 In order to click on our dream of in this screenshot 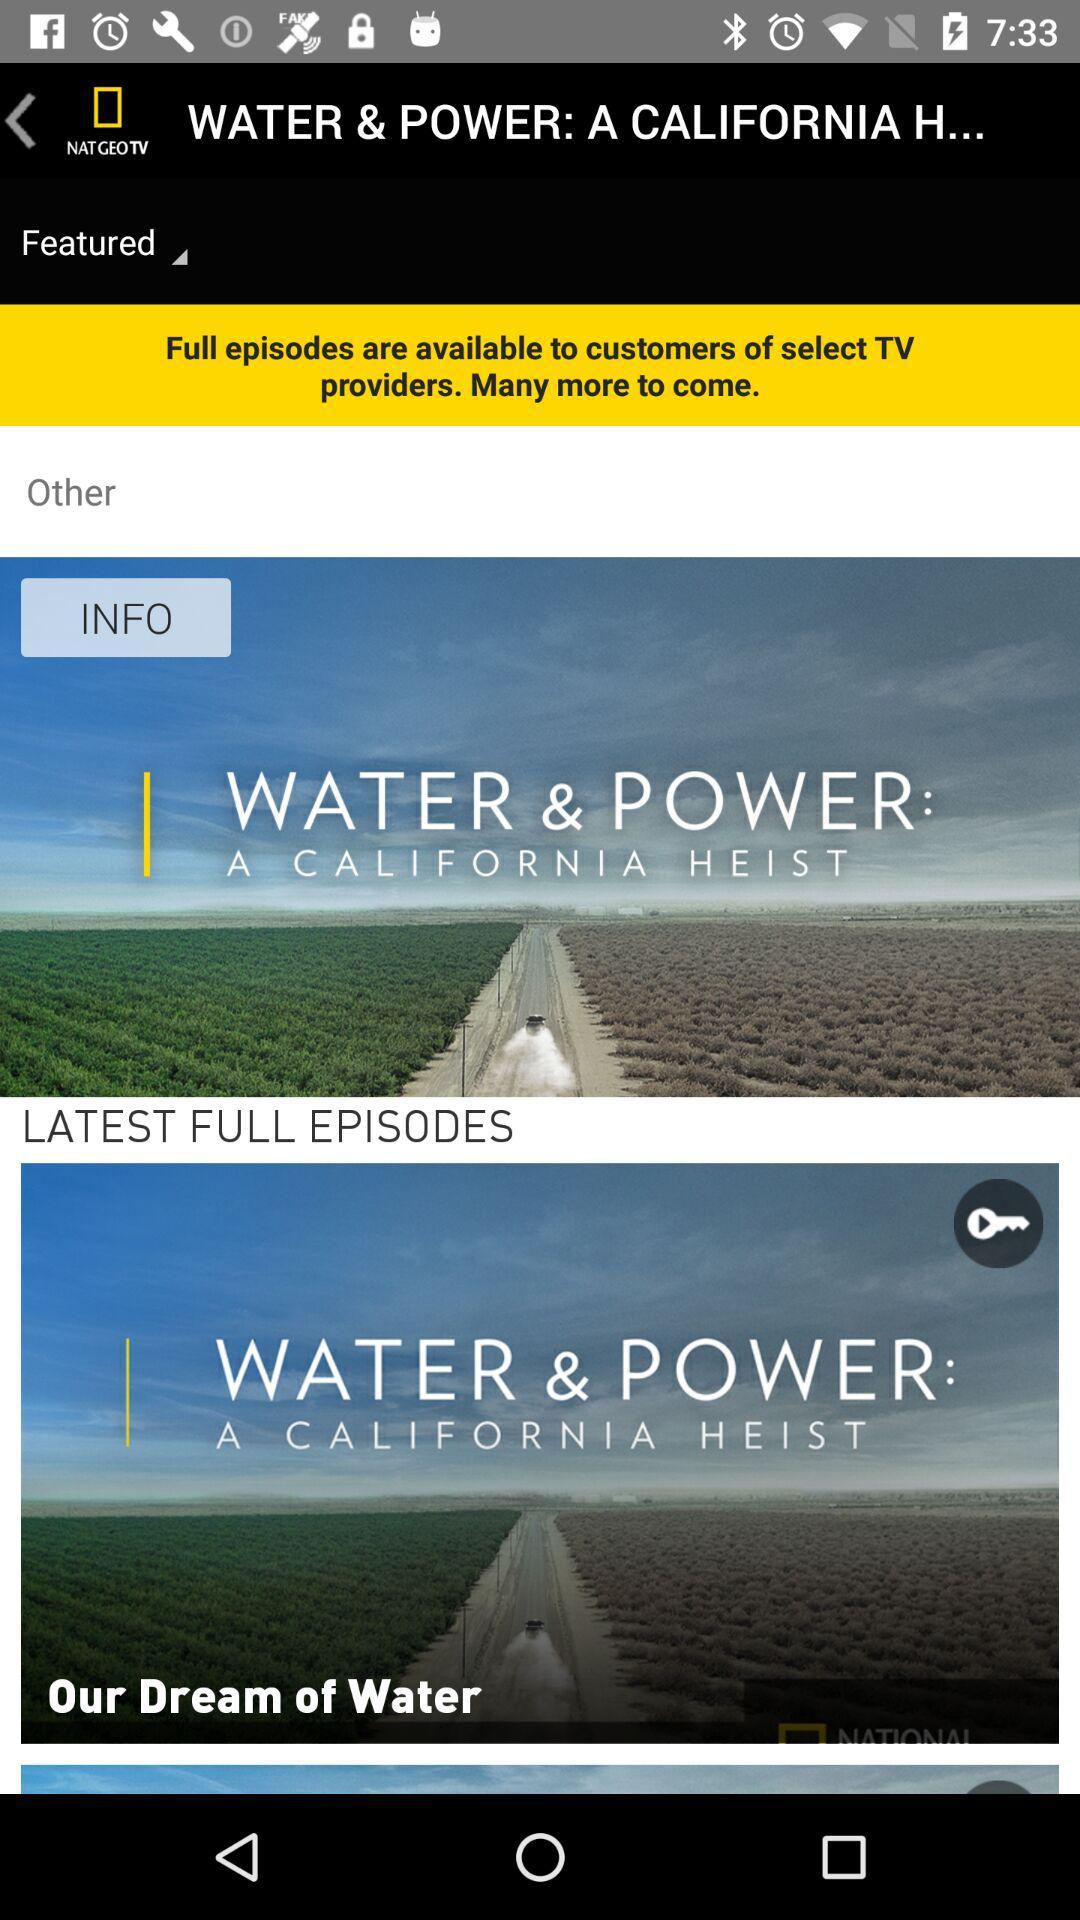, I will do `click(263, 1692)`.